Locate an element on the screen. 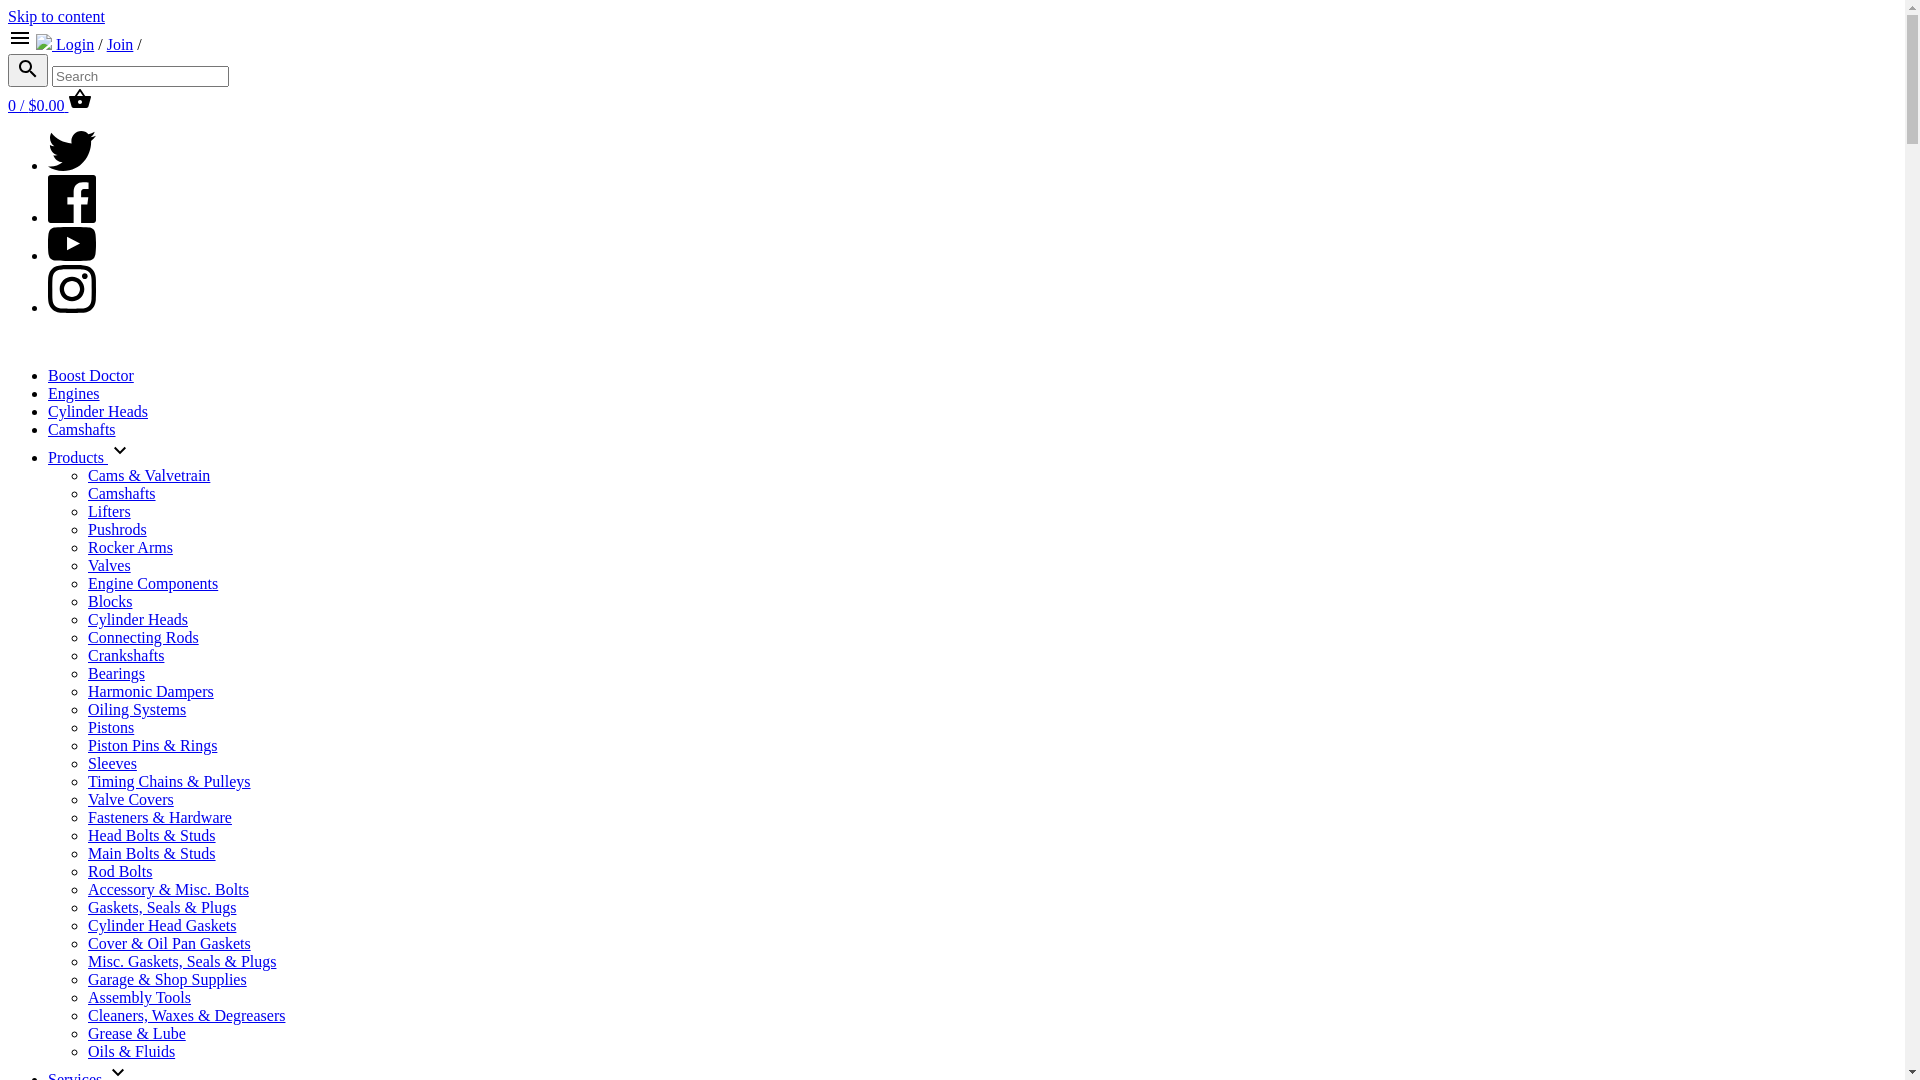 Image resolution: width=1920 pixels, height=1080 pixels. 'Harmonic Dampers' is located at coordinates (149, 690).